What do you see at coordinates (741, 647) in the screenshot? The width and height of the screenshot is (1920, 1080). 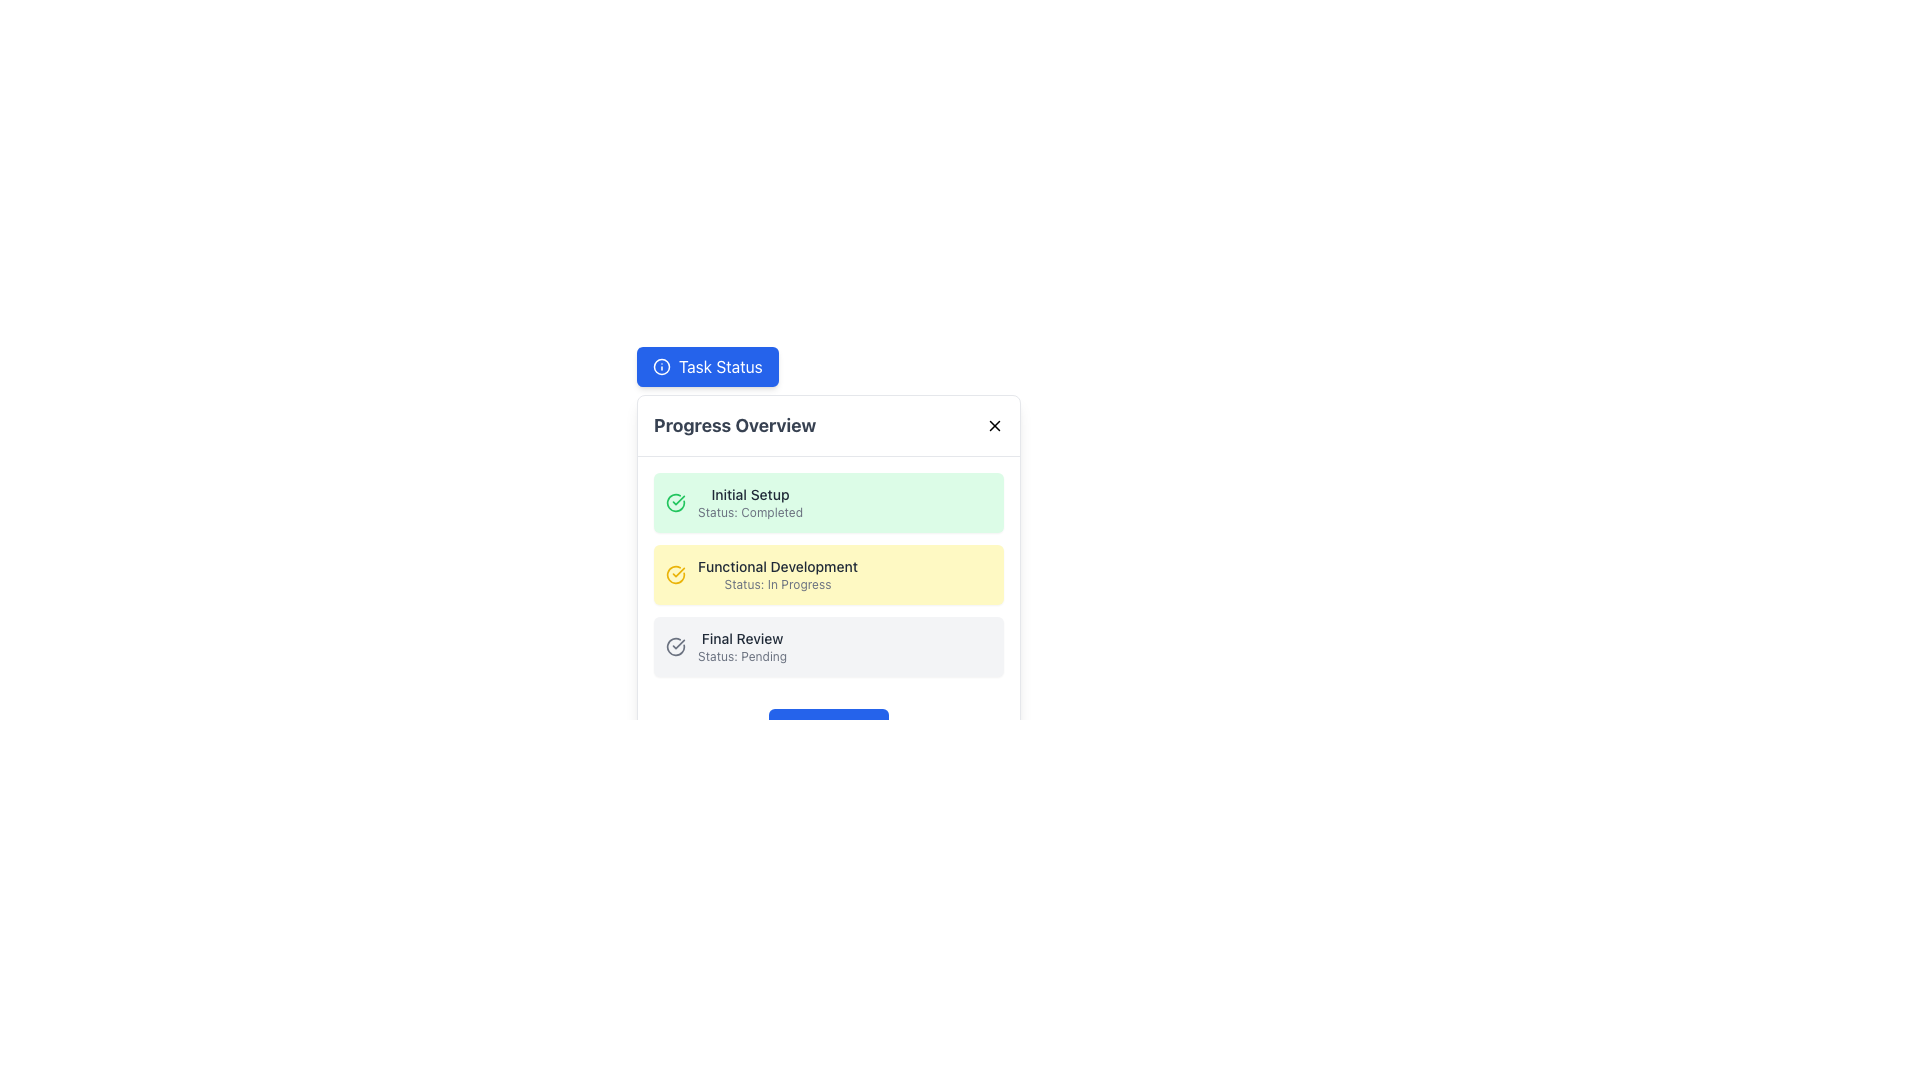 I see `the text label indicating the final review step with the status 'Pending'` at bounding box center [741, 647].